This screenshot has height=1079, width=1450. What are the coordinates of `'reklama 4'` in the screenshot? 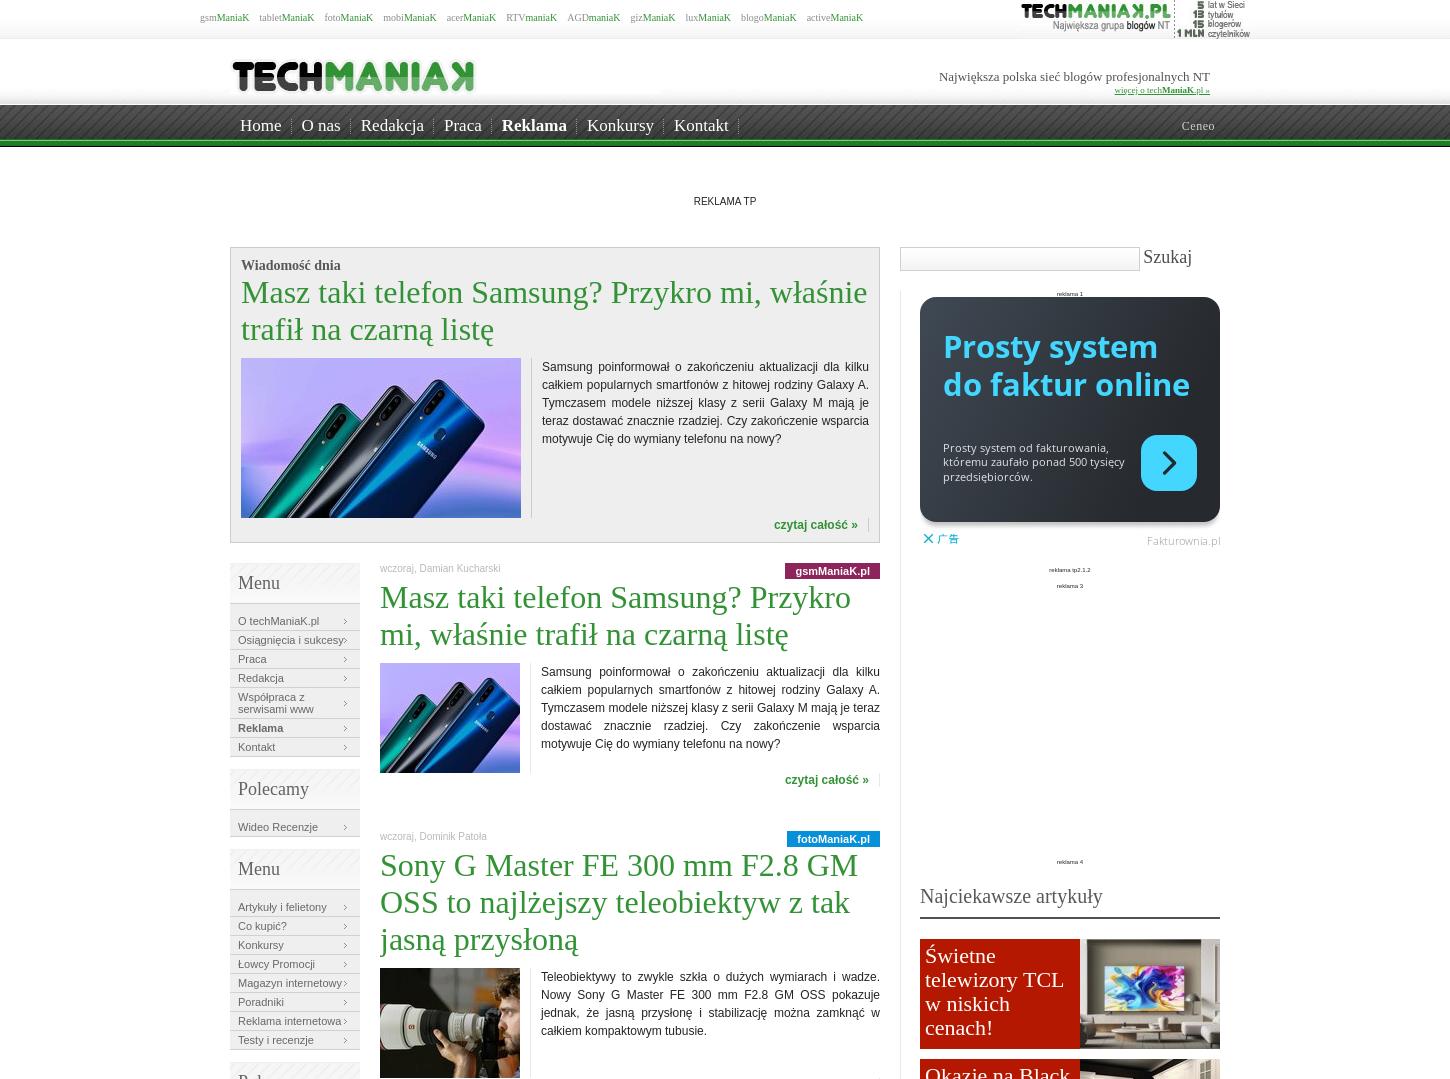 It's located at (1069, 862).